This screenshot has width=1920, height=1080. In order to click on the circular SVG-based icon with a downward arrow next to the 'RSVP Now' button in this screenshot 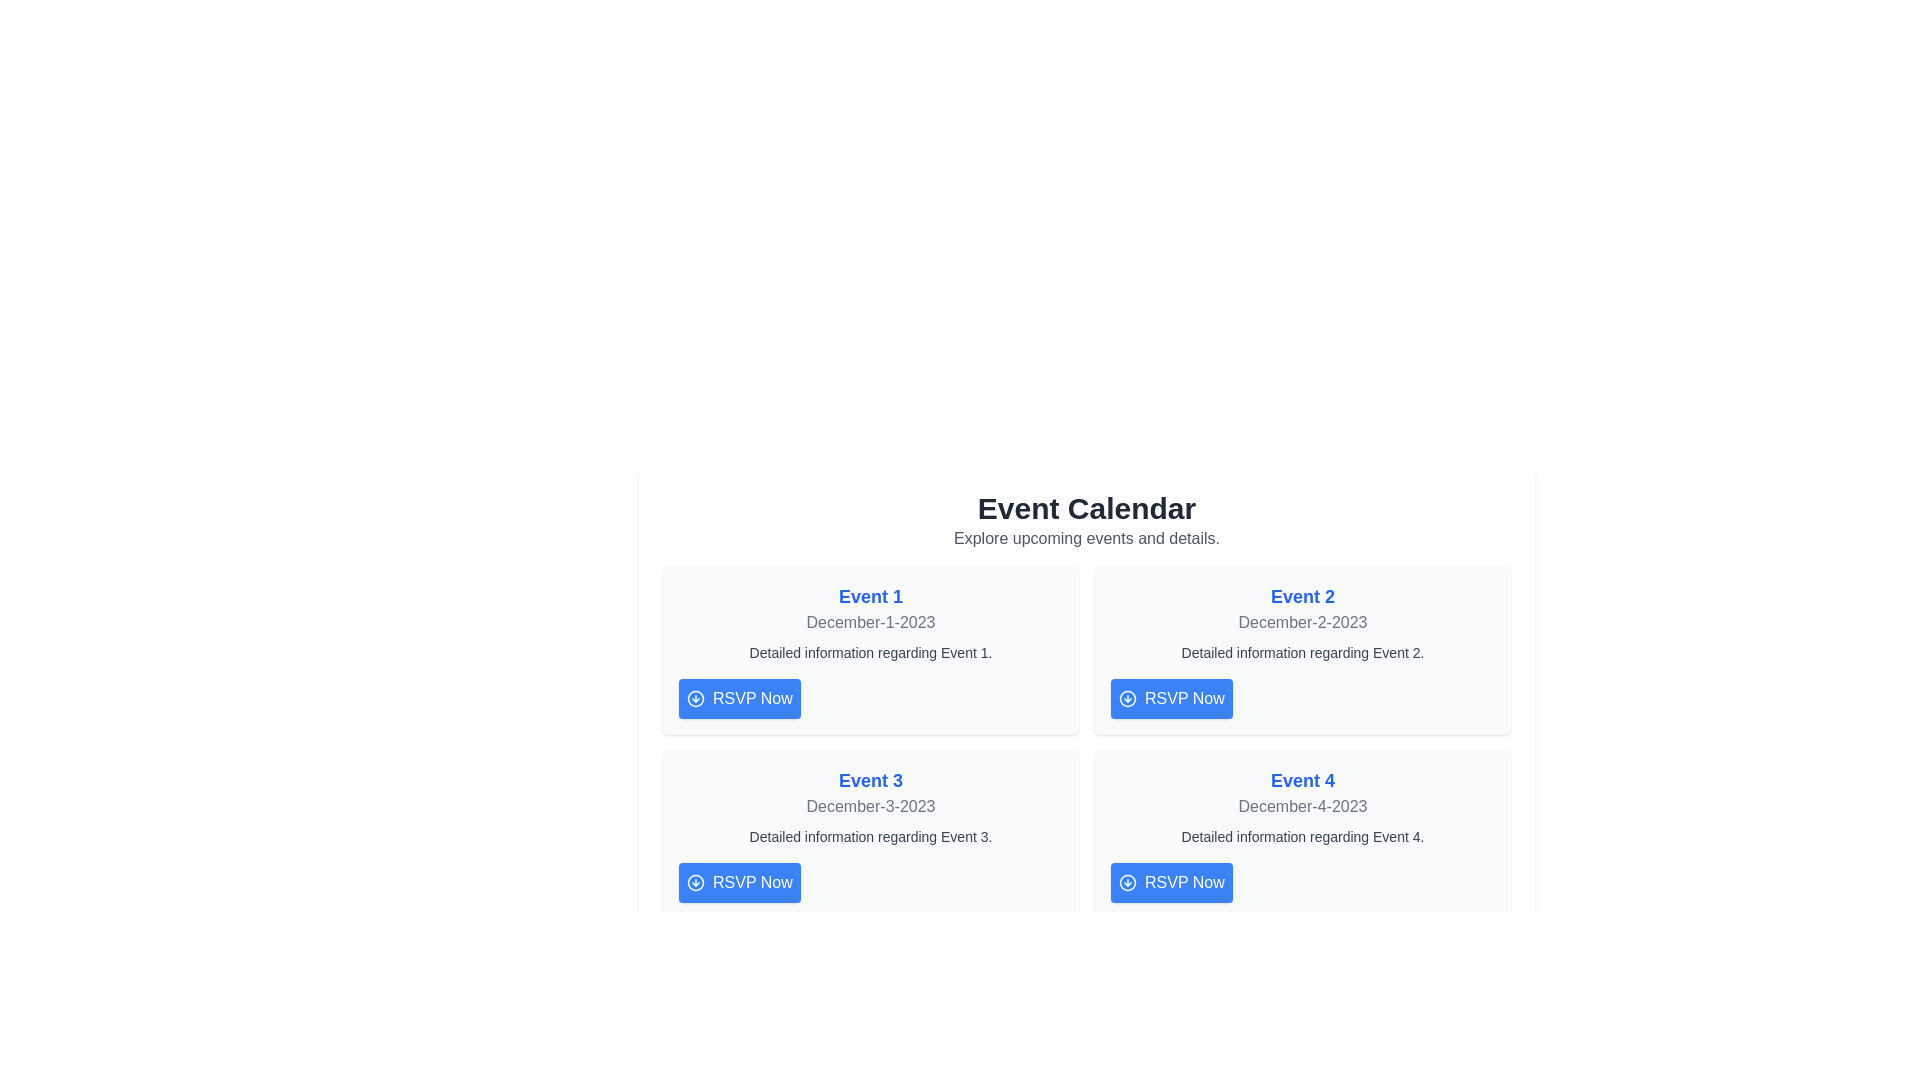, I will do `click(1128, 882)`.